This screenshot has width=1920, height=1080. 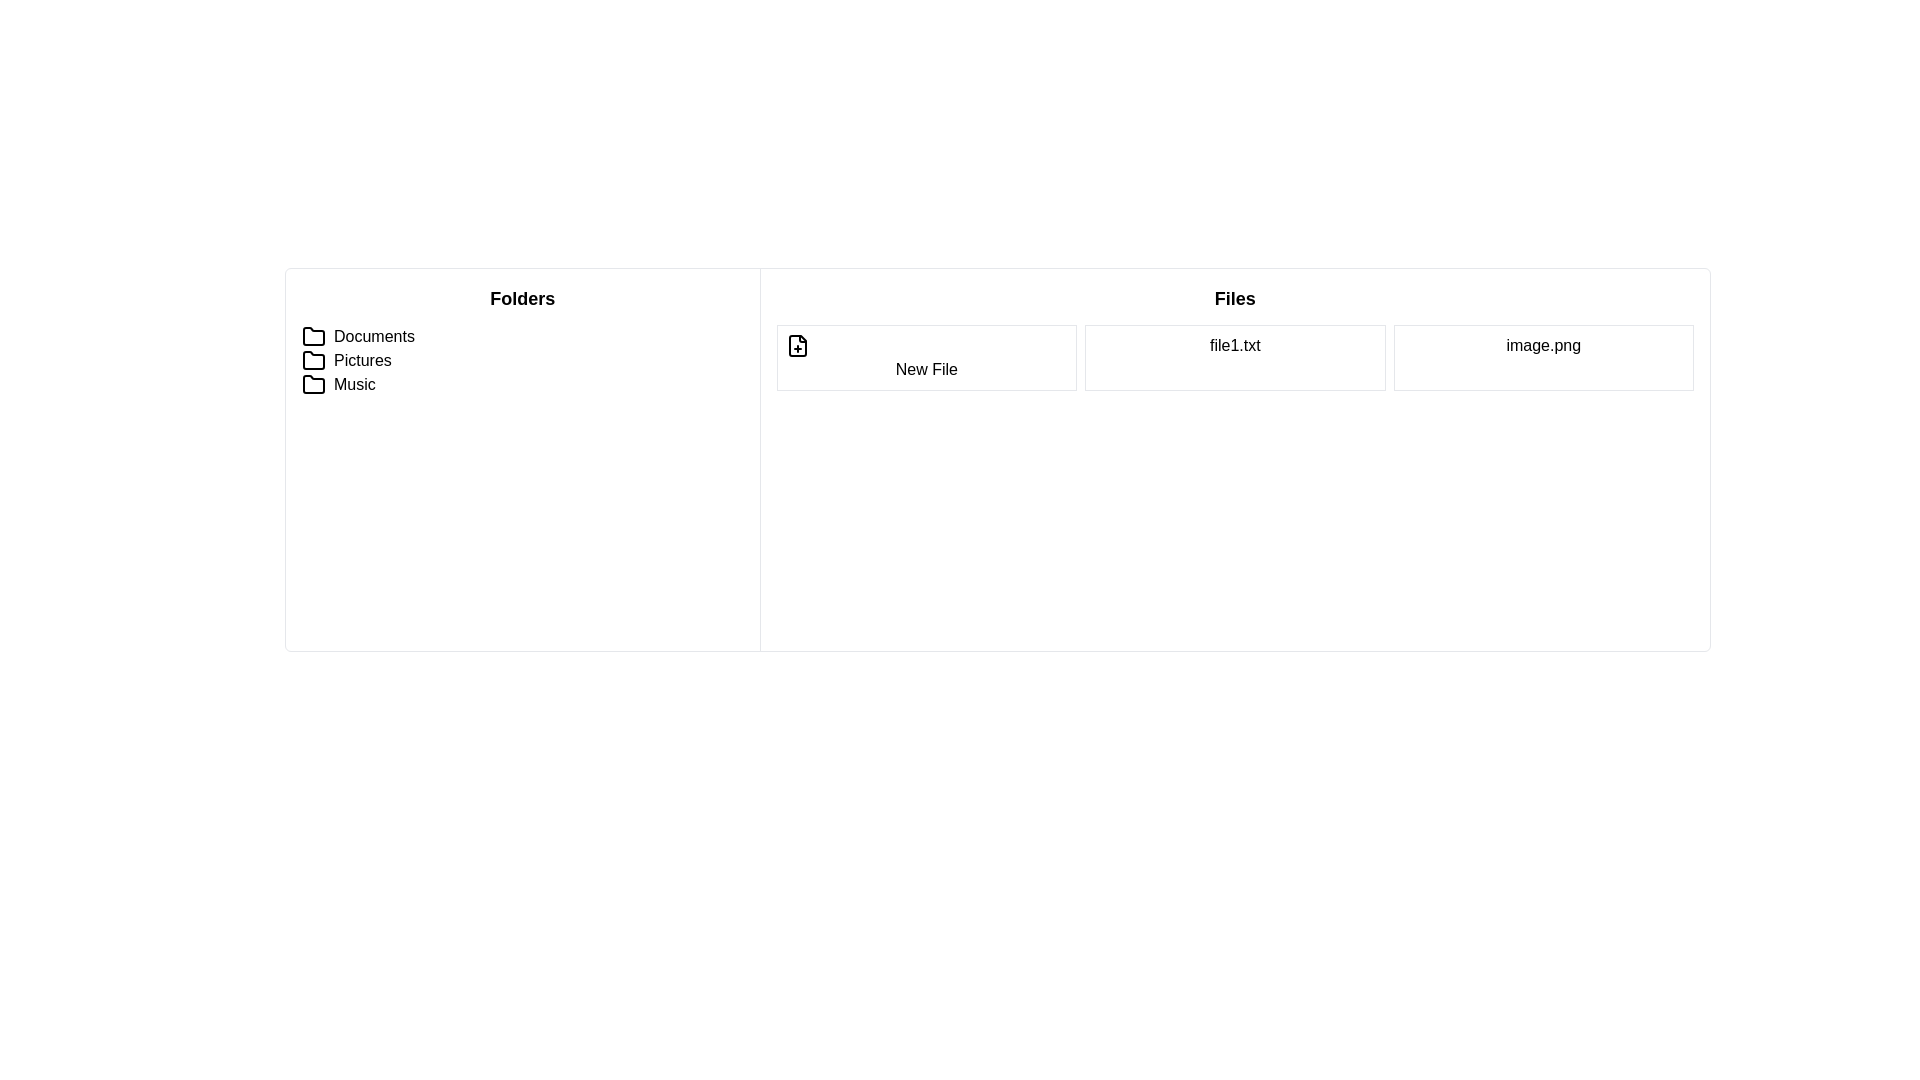 What do you see at coordinates (312, 385) in the screenshot?
I see `the folder icon with rounded corners and a tab` at bounding box center [312, 385].